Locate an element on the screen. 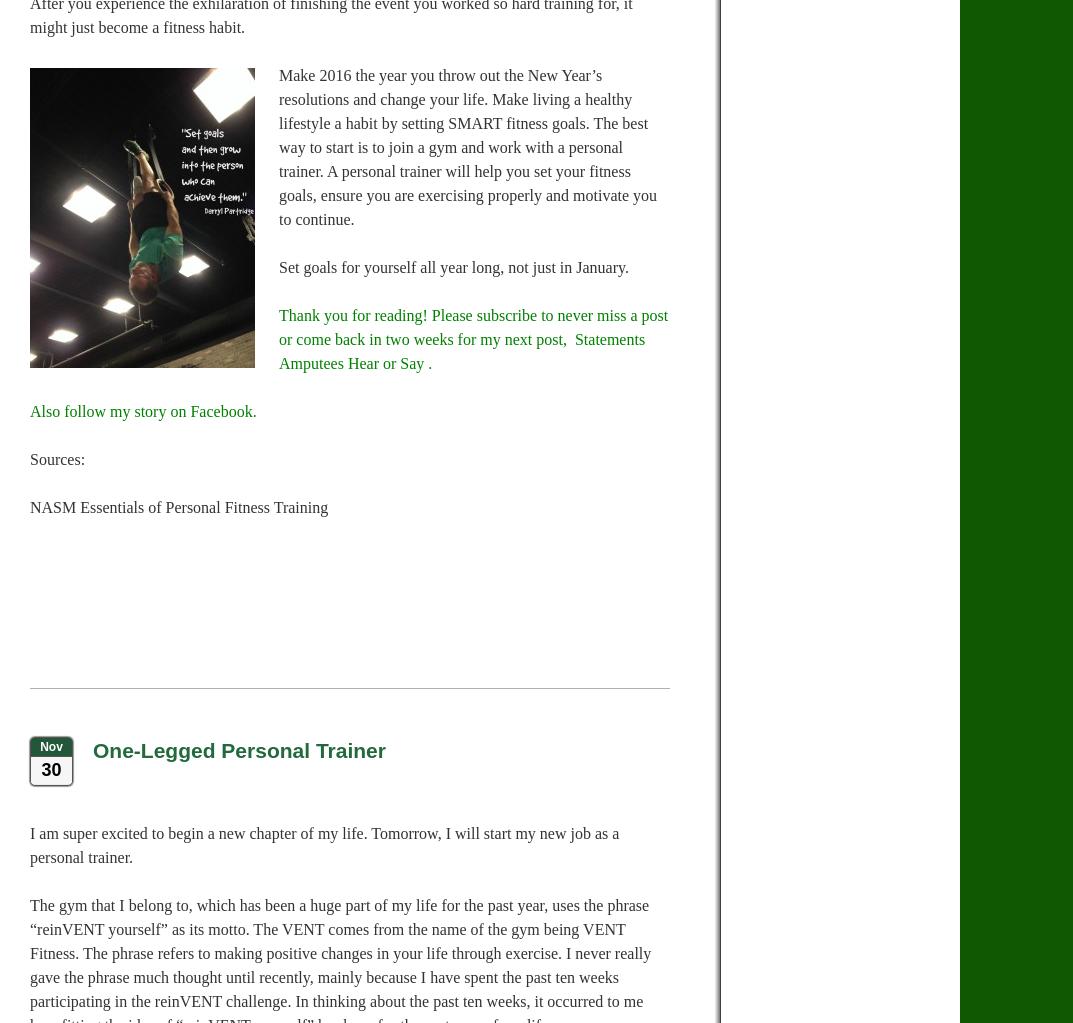  'Also follow my story on Facebook.' is located at coordinates (142, 411).